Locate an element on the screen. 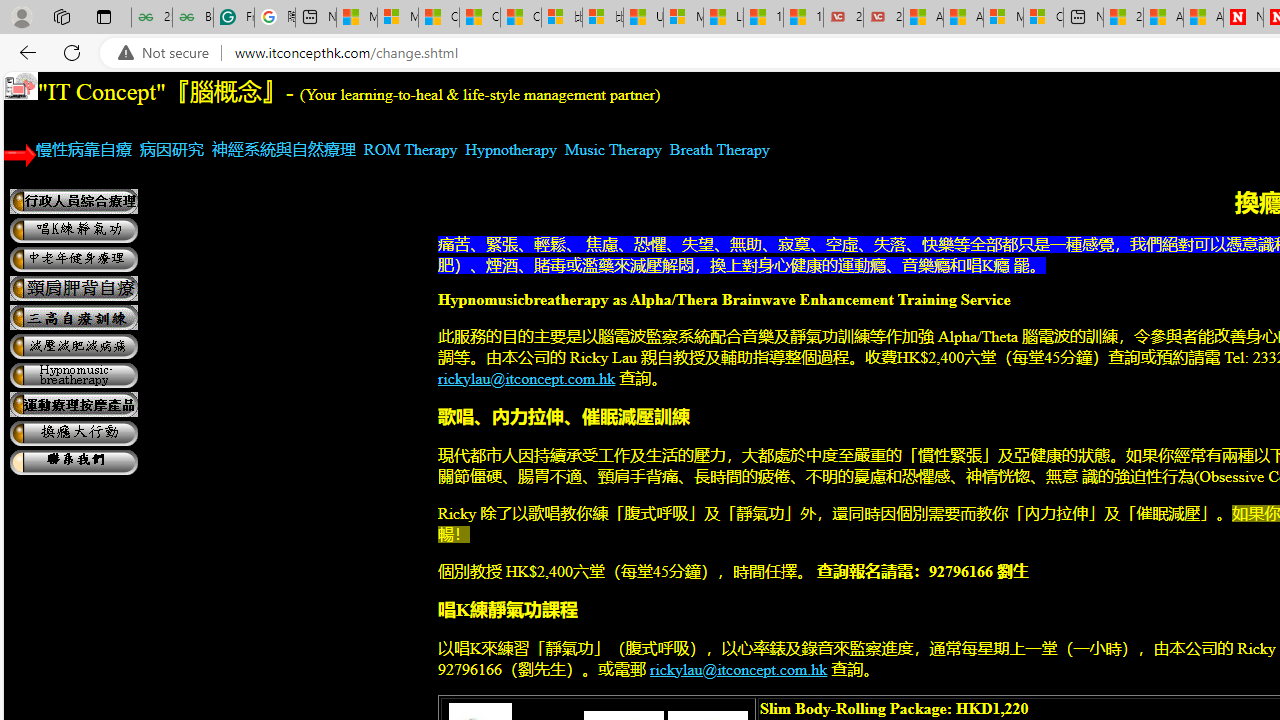  'Not secure' is located at coordinates (168, 52).